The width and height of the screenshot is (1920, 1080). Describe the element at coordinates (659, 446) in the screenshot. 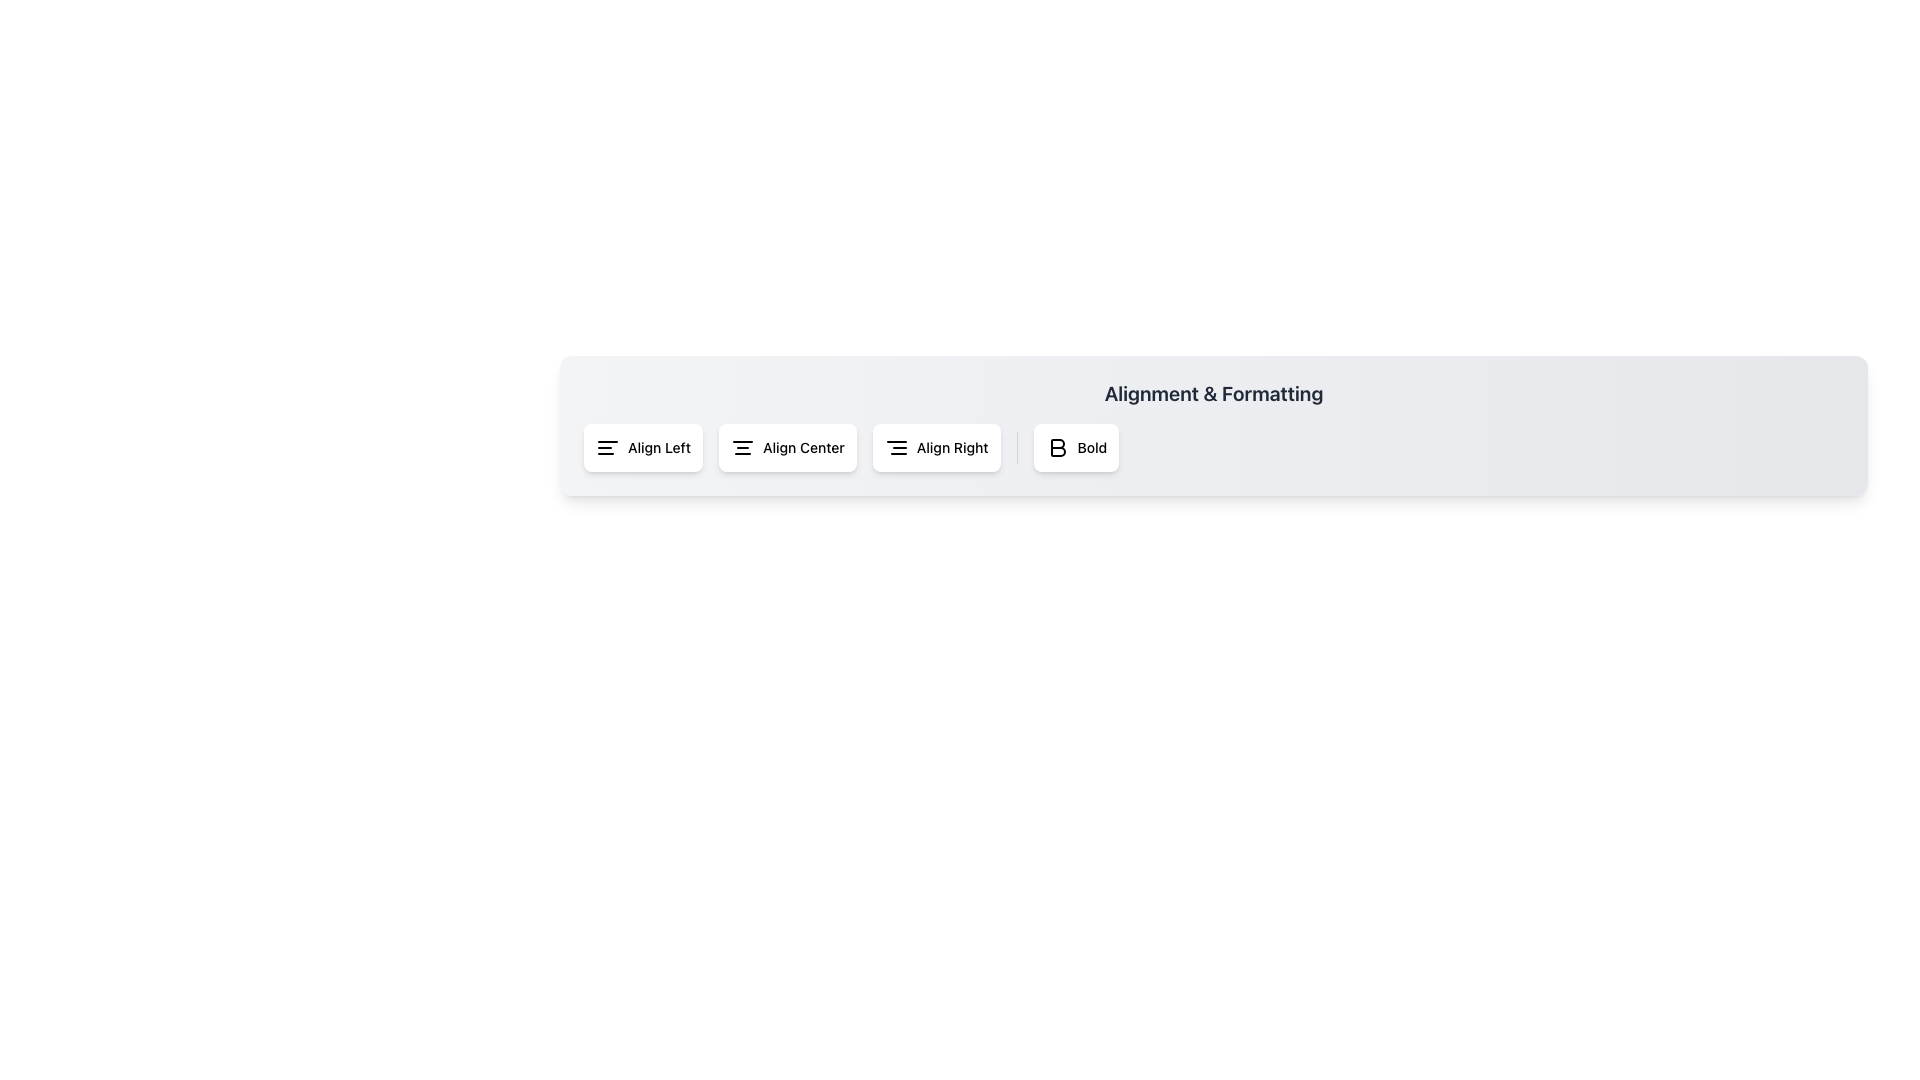

I see `the 'Align Left' text label located in the alignment and formatting toolbar, which is styled with a medium-weight font and positioned next to a left-alignment icon` at that location.